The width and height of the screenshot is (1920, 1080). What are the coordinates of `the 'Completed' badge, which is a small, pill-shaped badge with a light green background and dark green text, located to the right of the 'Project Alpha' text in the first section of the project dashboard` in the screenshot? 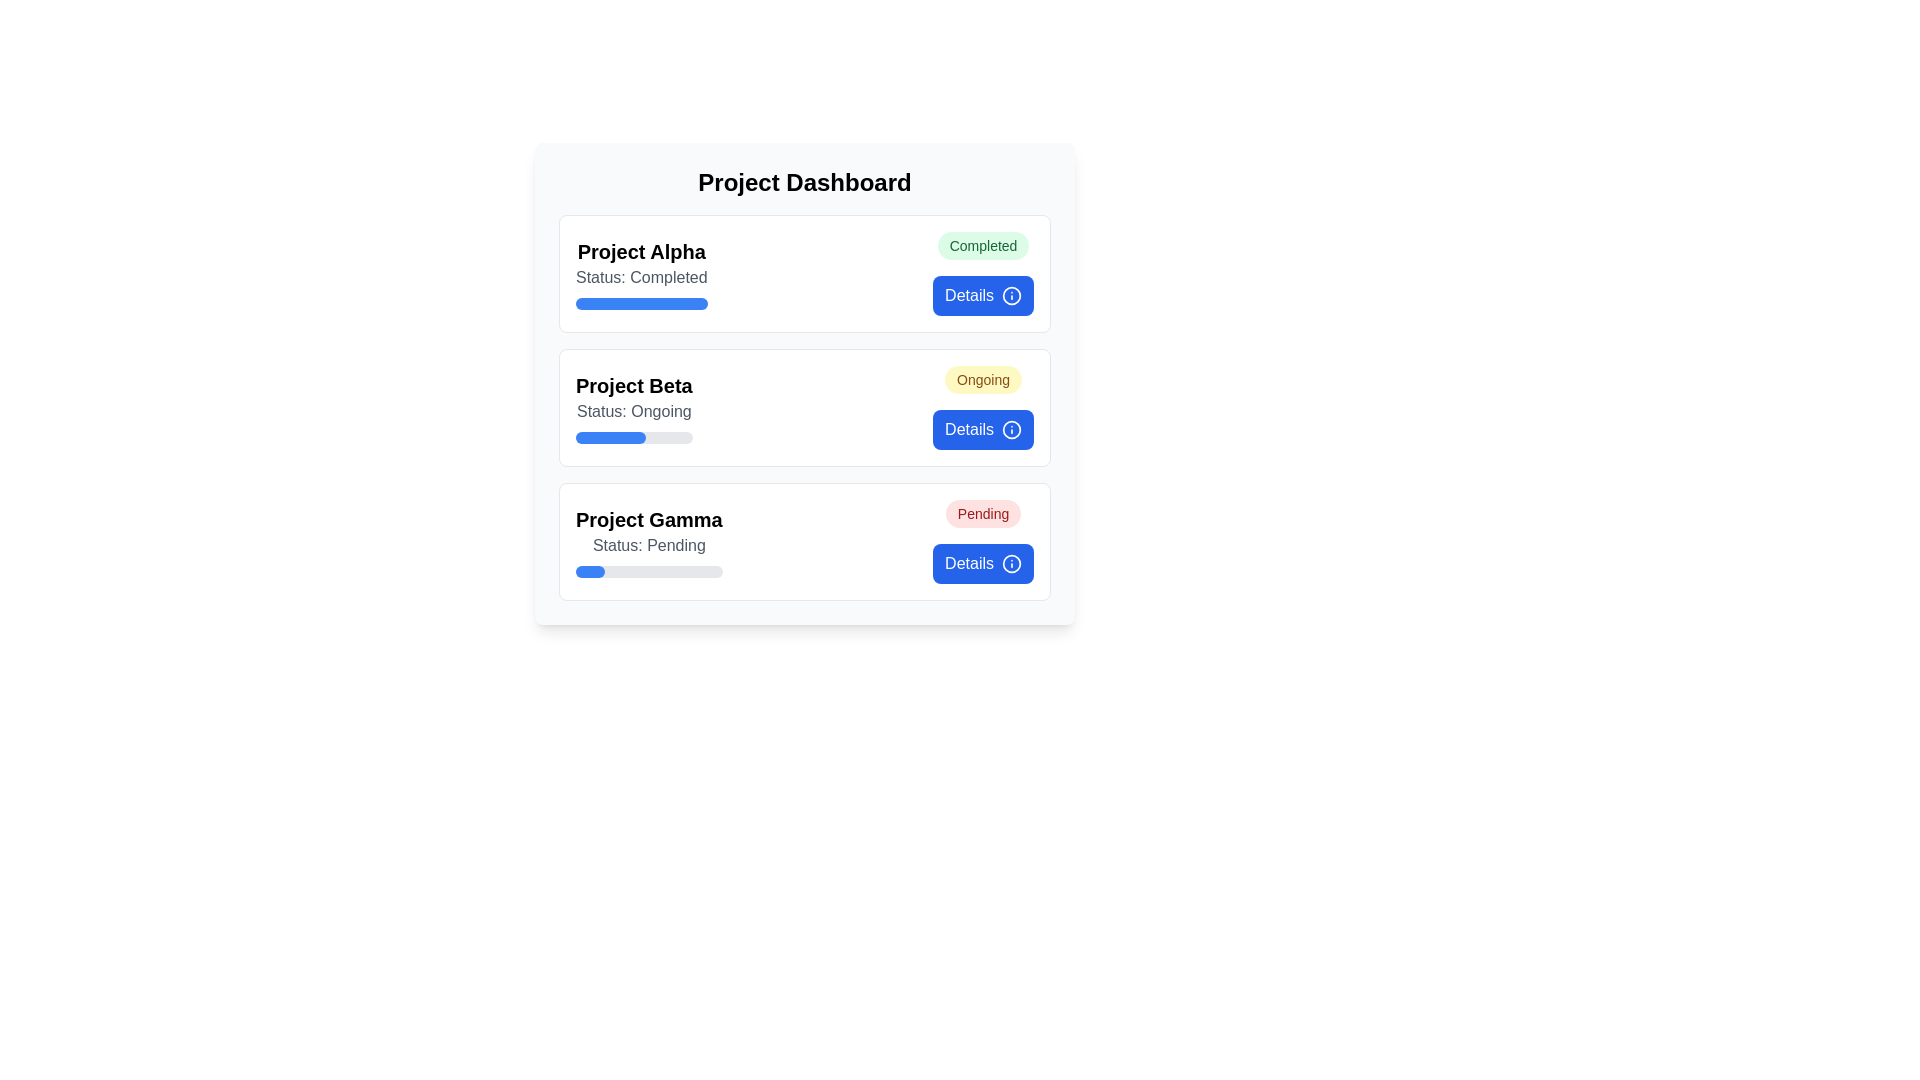 It's located at (983, 245).